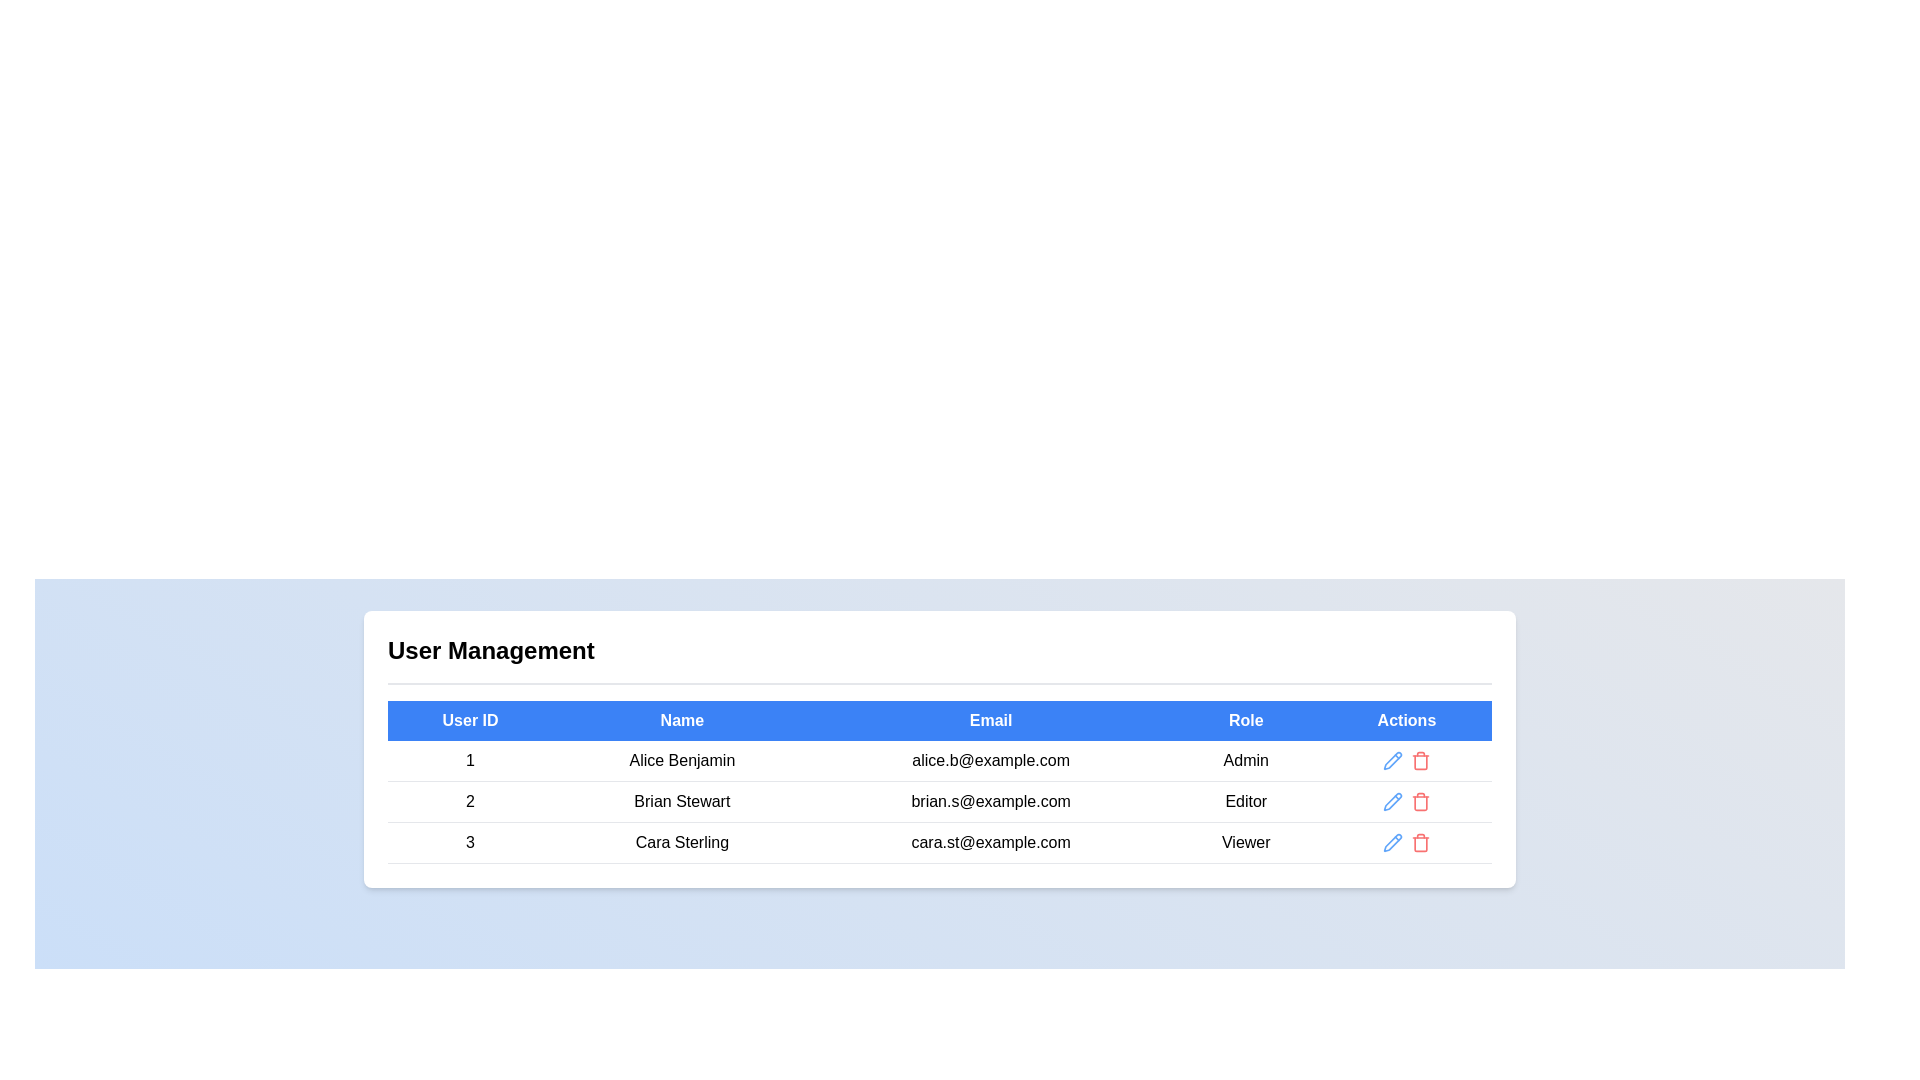 The height and width of the screenshot is (1080, 1920). I want to click on the blue pen icon in the Interactive action buttons group, so click(1405, 801).